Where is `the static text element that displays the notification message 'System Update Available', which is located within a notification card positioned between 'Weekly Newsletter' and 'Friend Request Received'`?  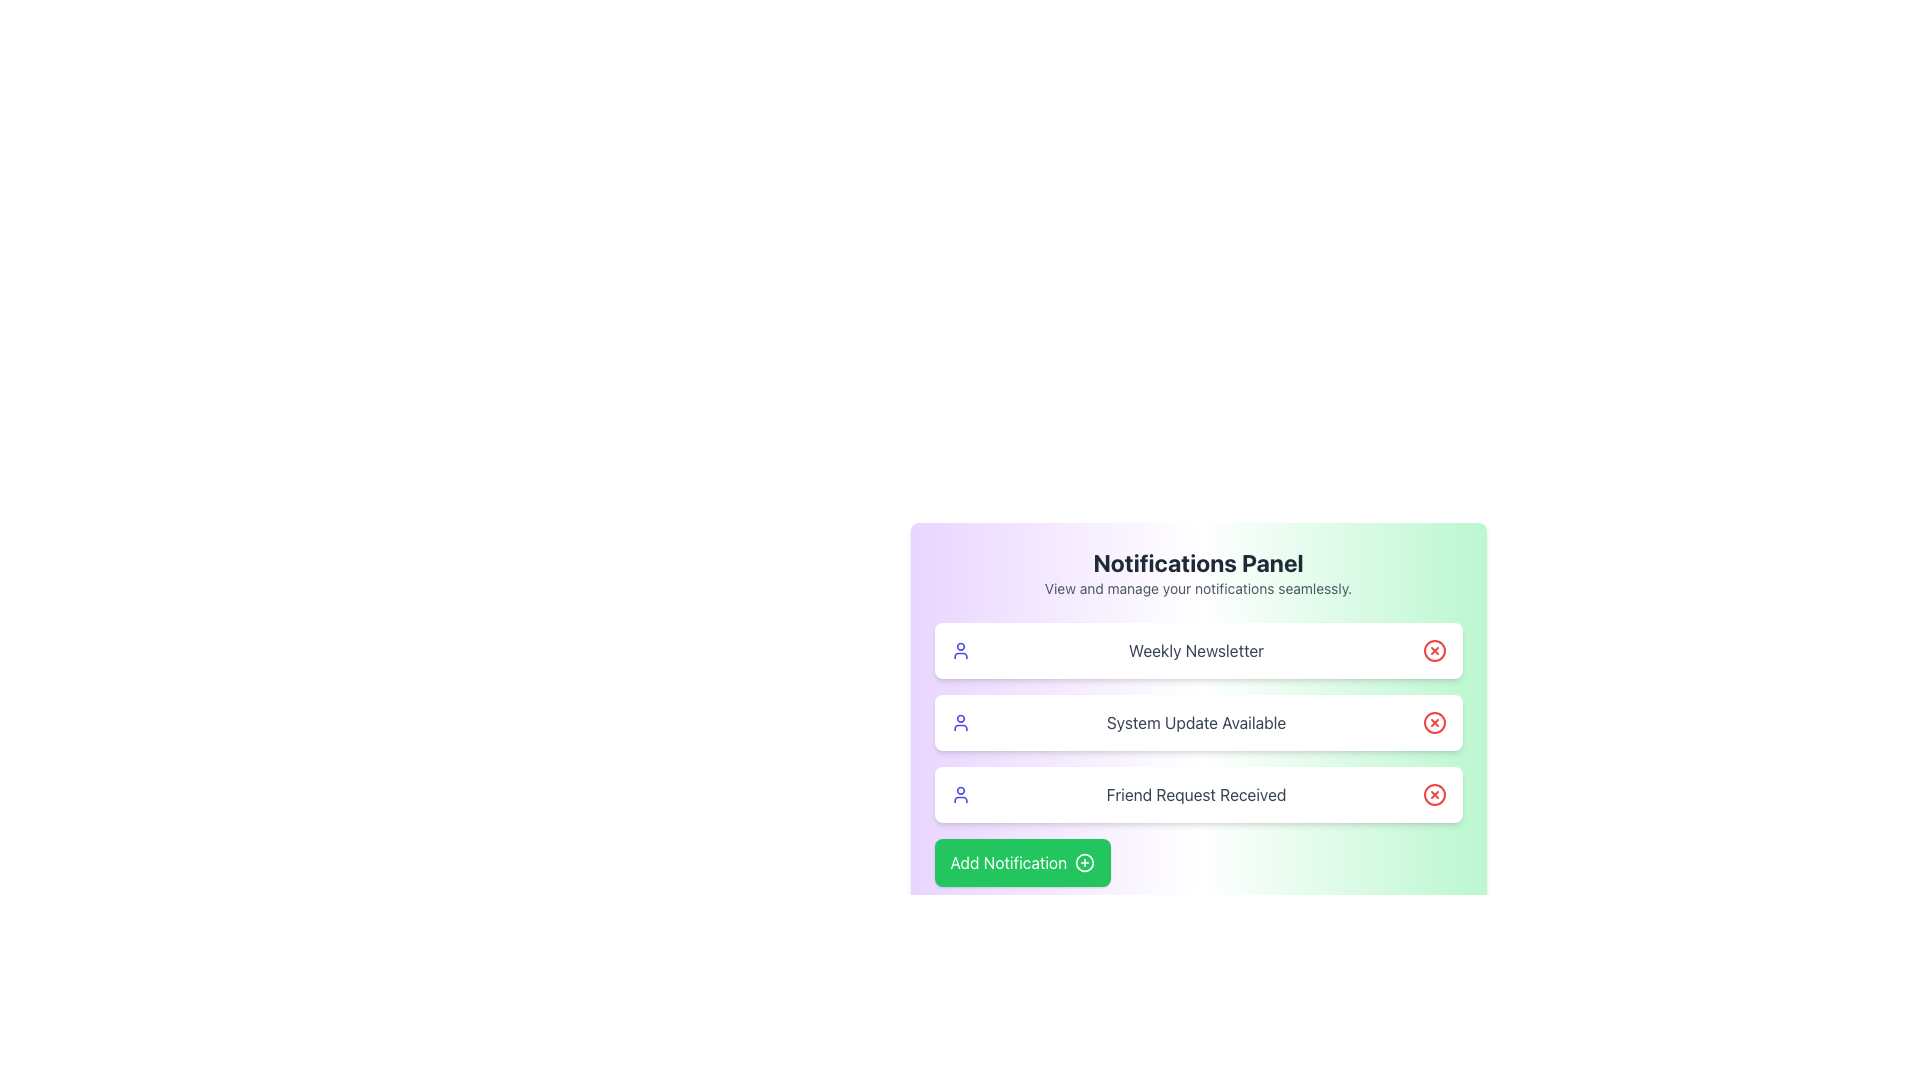 the static text element that displays the notification message 'System Update Available', which is located within a notification card positioned between 'Weekly Newsletter' and 'Friend Request Received' is located at coordinates (1196, 722).